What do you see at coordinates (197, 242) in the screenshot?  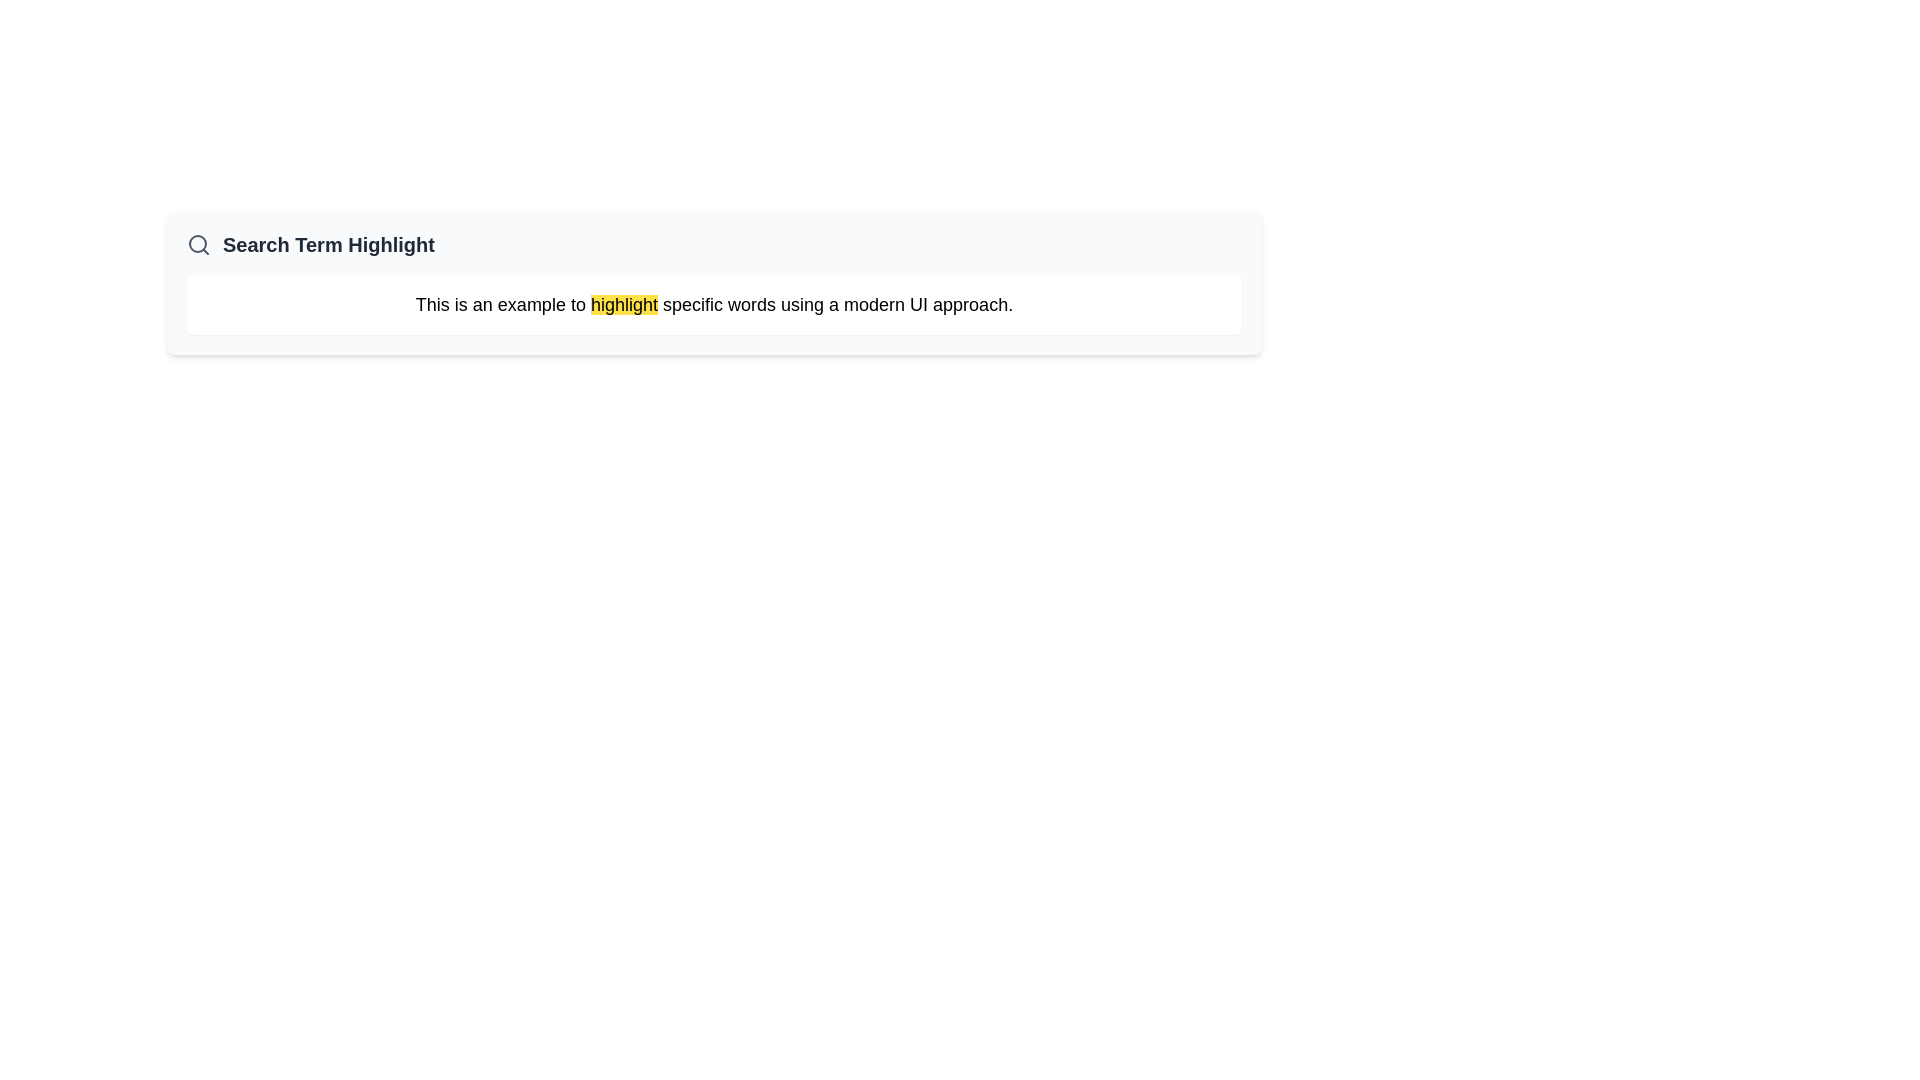 I see `the SVG circle element representing the lens component of the magnifying glass icon located next to the 'Search Term Highlight' label` at bounding box center [197, 242].